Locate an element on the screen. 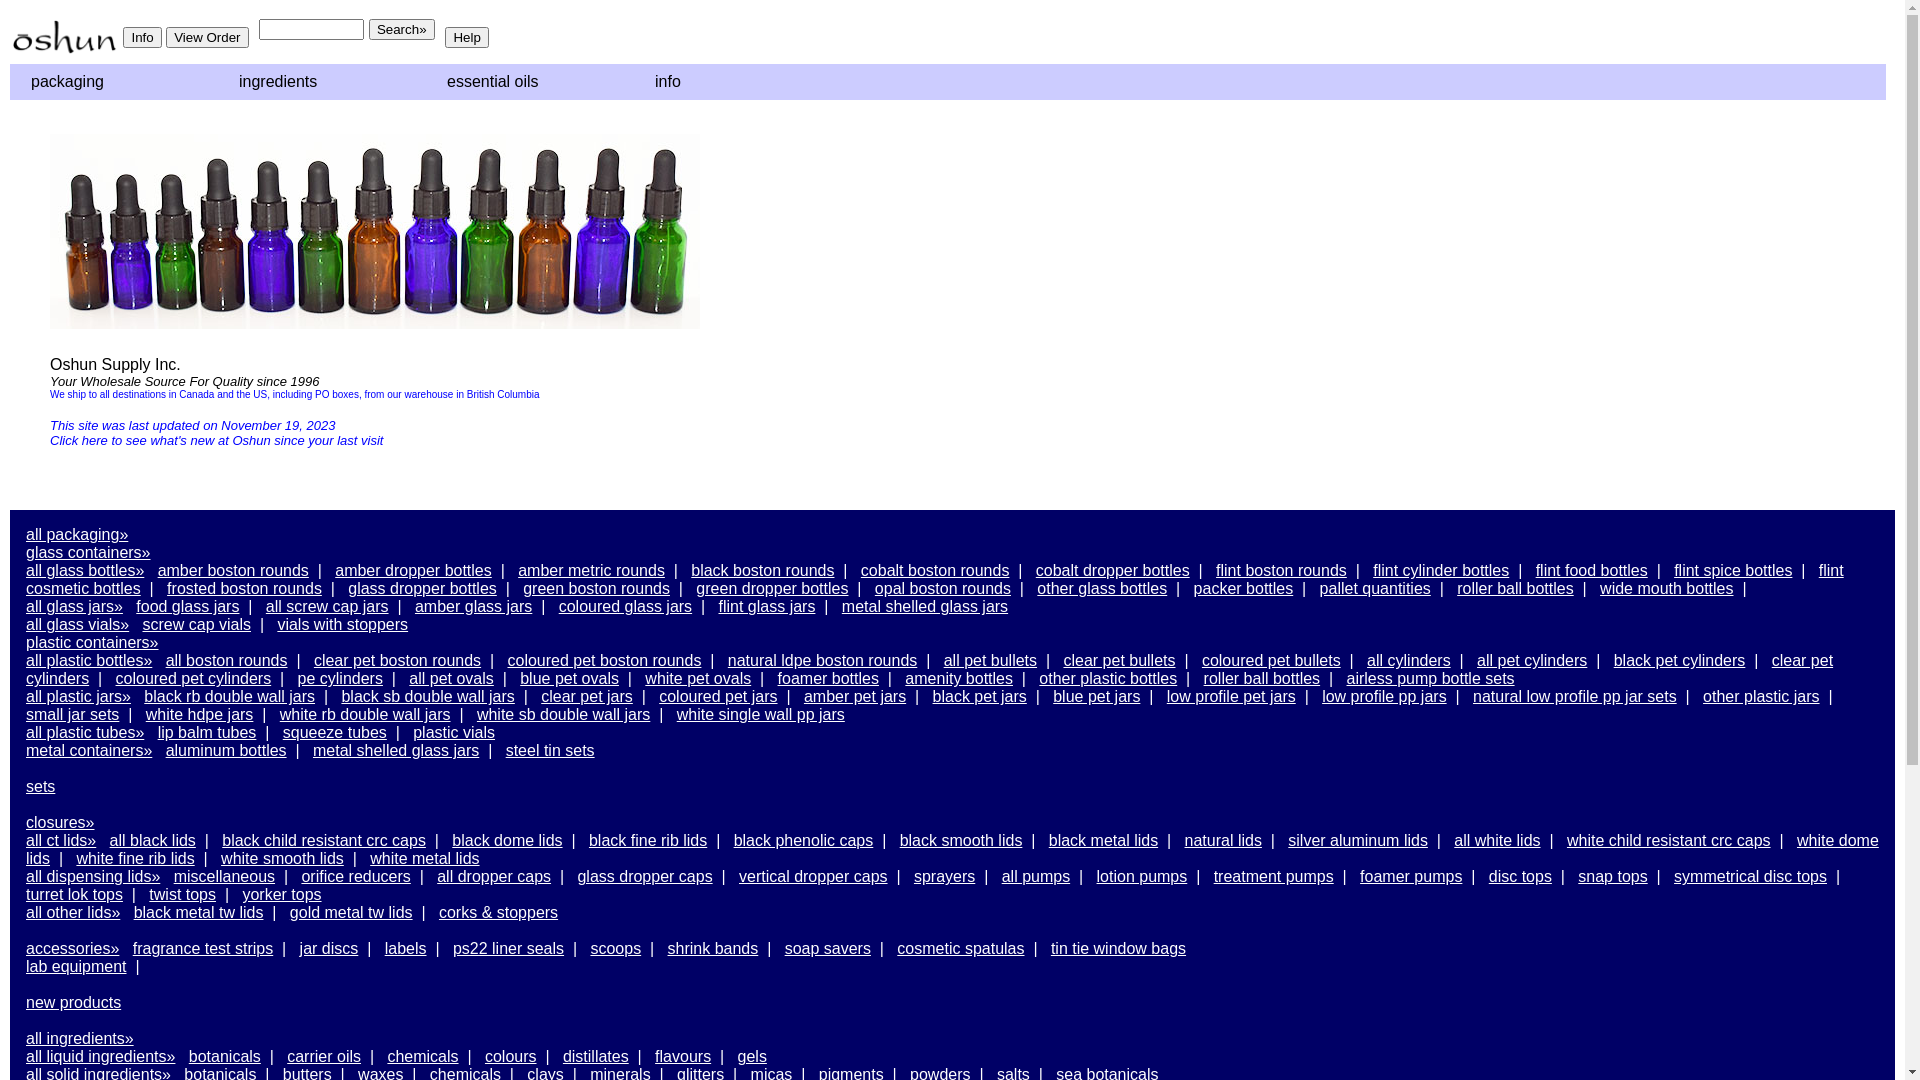  'Info' is located at coordinates (122, 37).